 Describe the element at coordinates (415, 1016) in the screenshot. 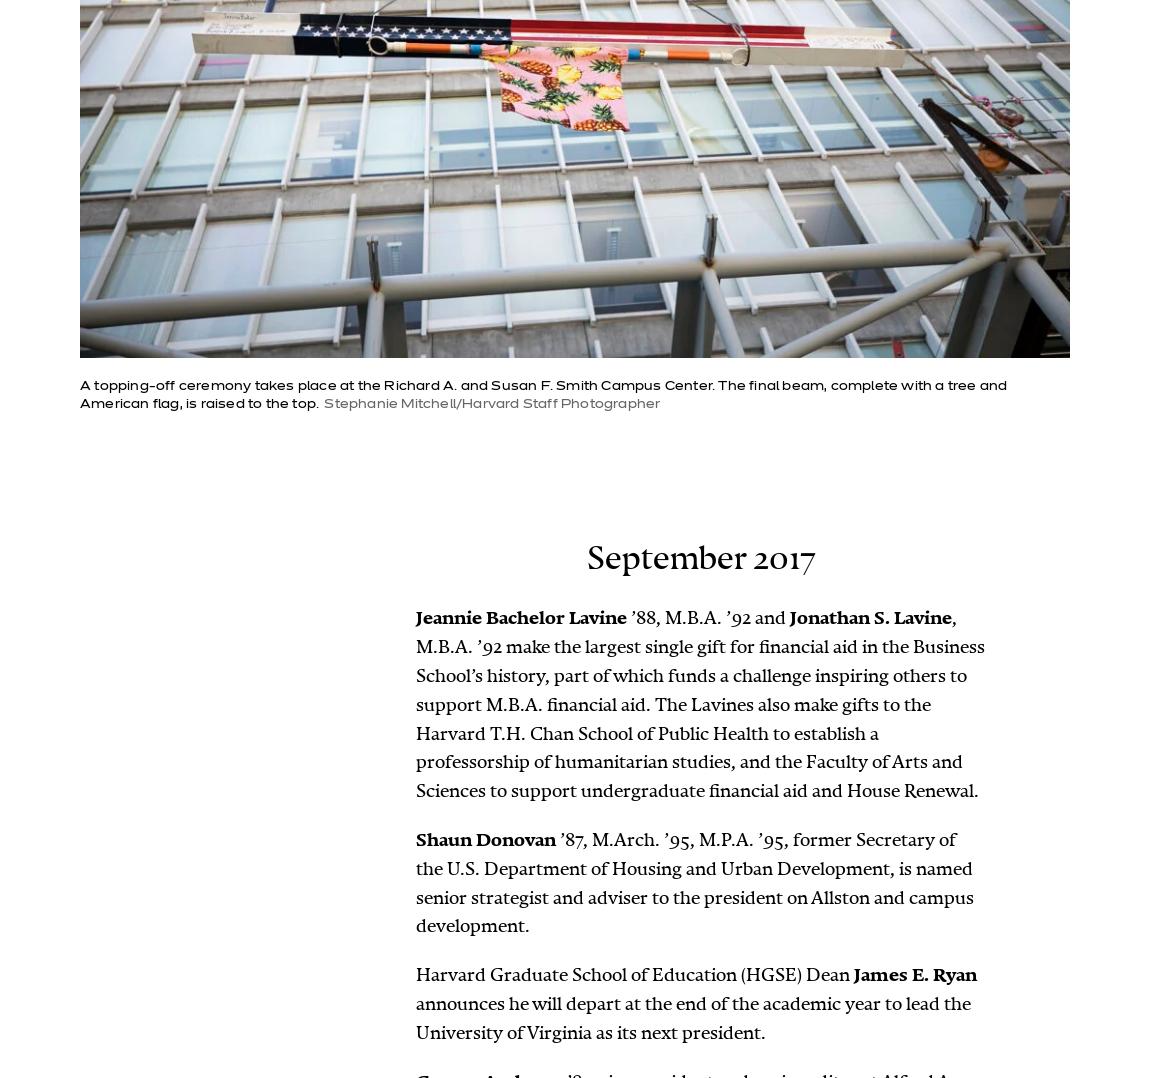

I see `'announces he will depart at the end of the academic year to lead the University of Virginia as its next president.'` at that location.